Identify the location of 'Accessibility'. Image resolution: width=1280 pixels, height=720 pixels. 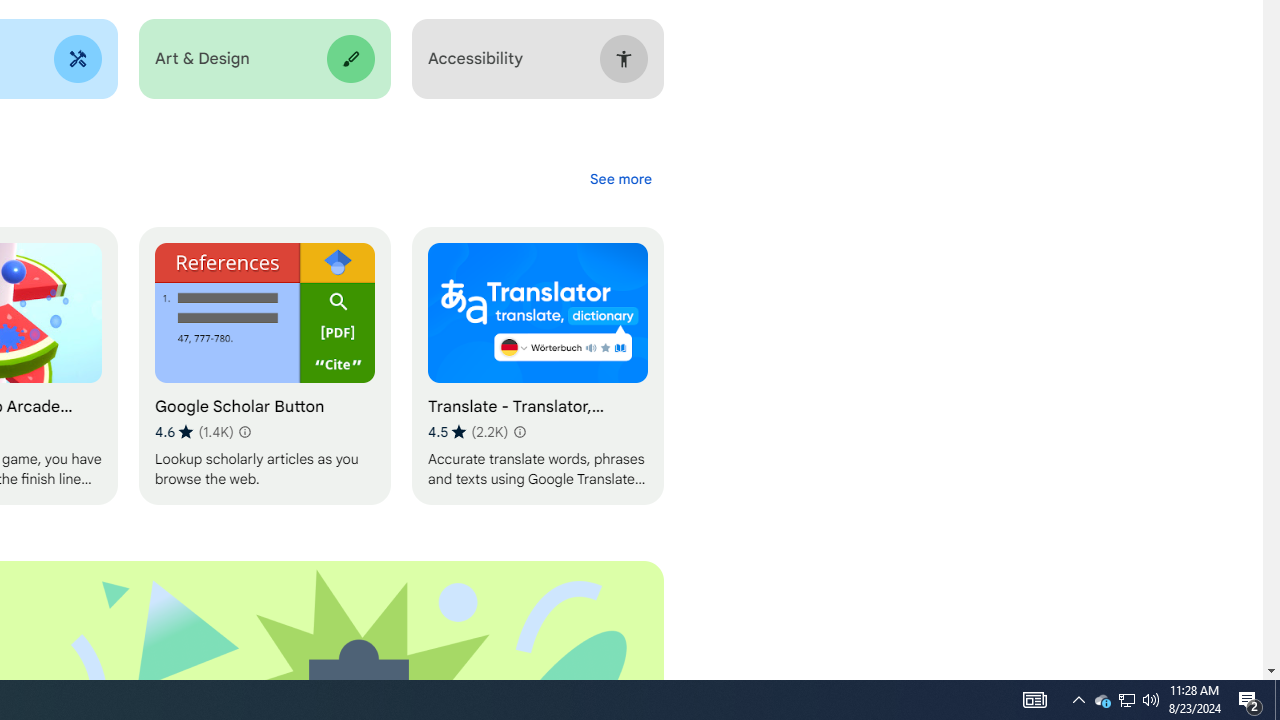
(537, 58).